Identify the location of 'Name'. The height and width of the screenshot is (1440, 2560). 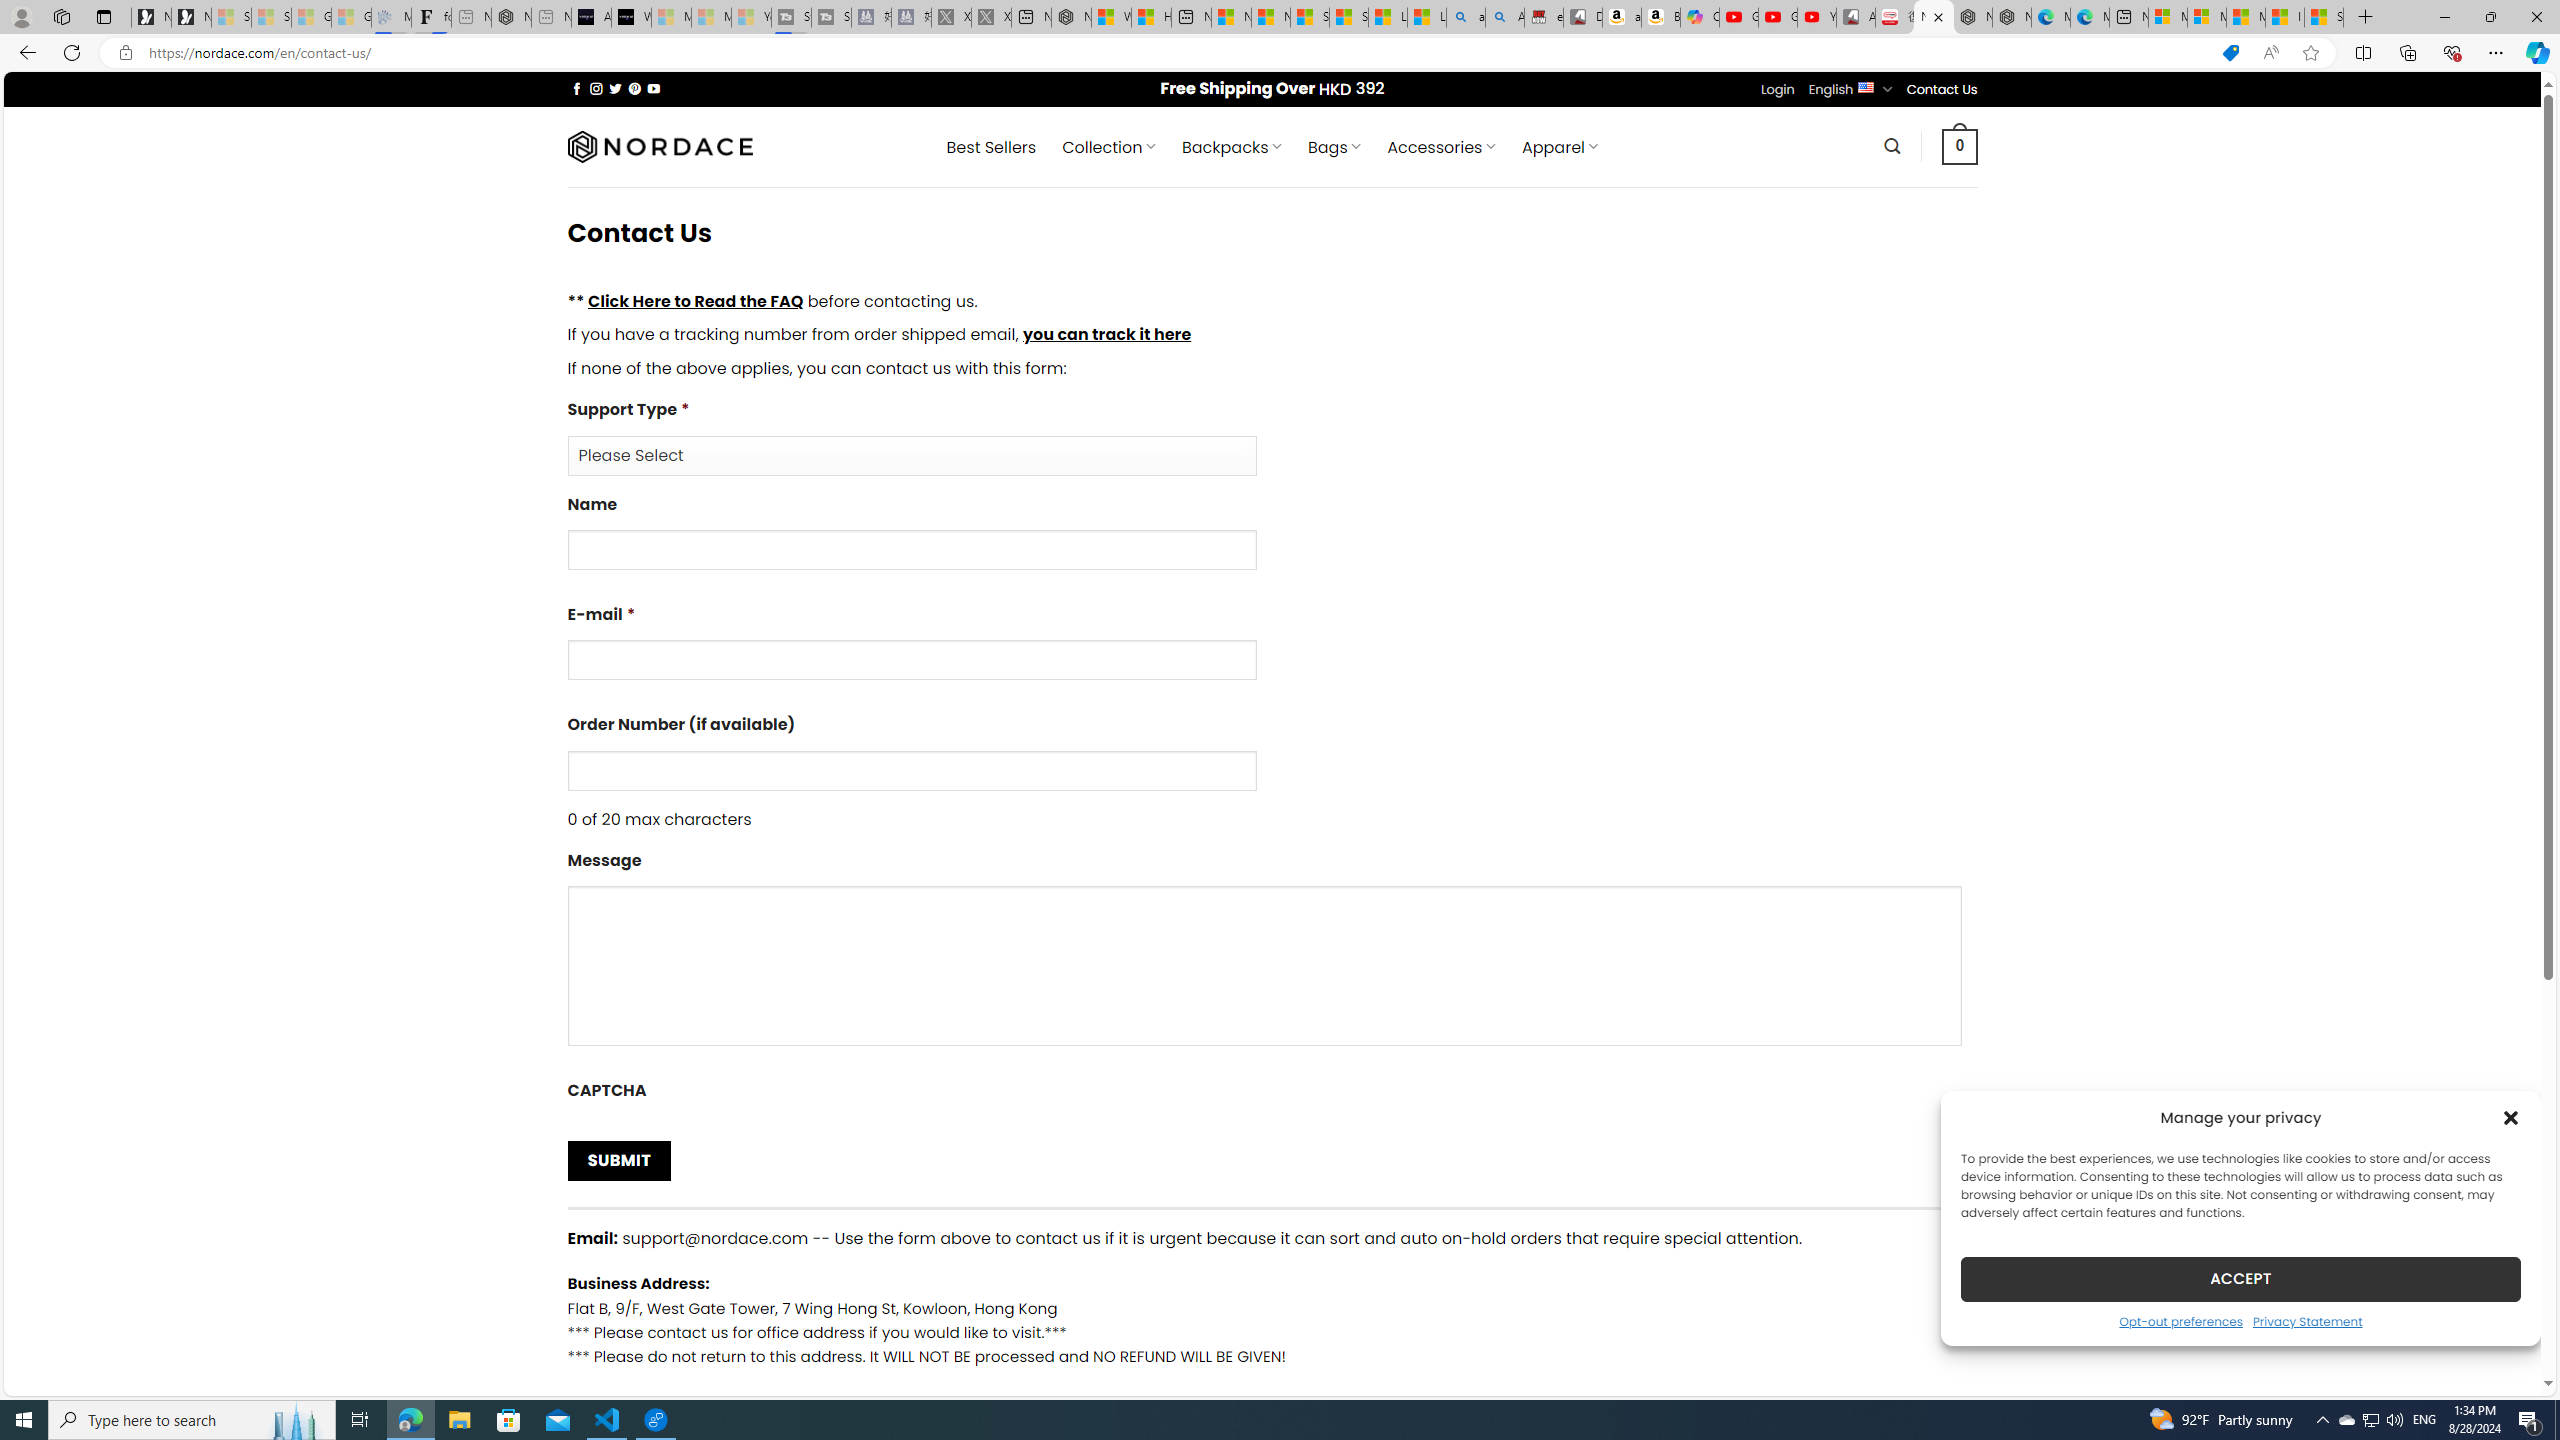
(1271, 539).